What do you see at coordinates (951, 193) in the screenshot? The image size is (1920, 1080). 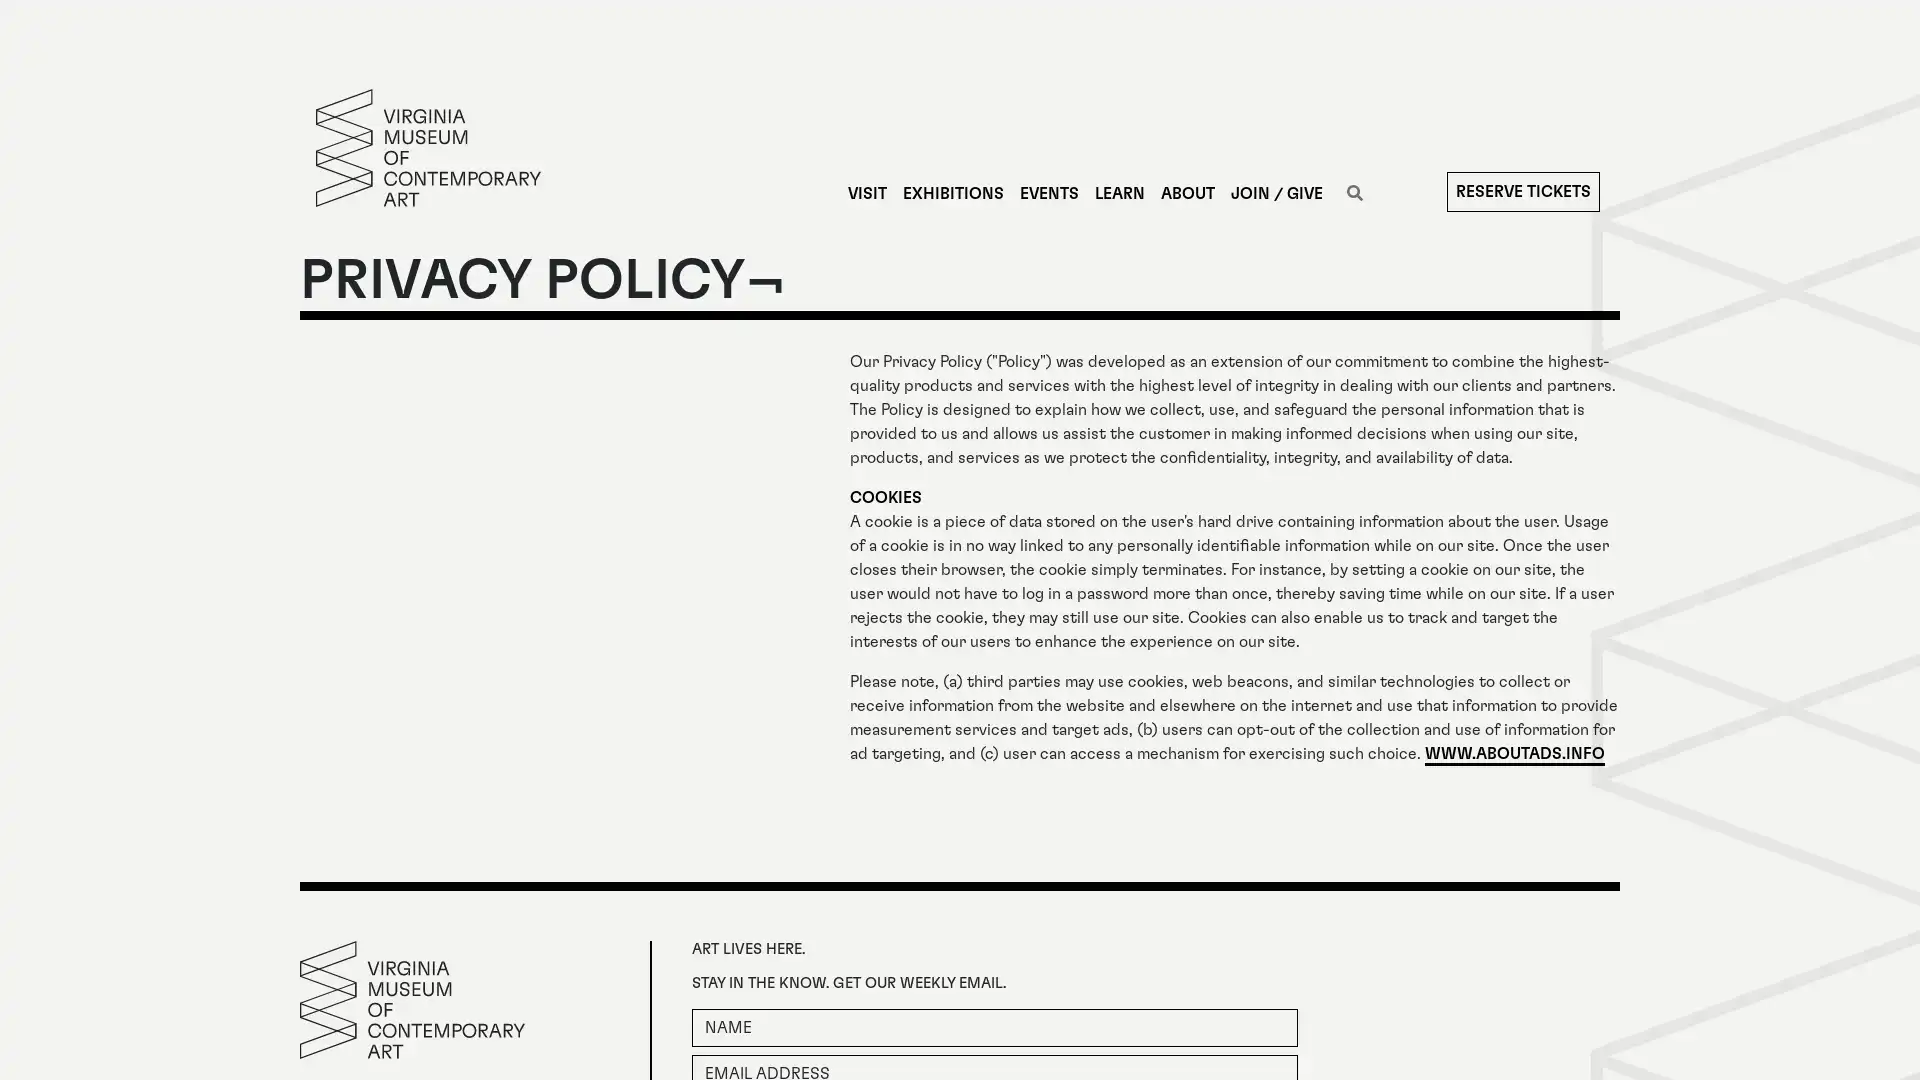 I see `EXHIBITIONS` at bounding box center [951, 193].